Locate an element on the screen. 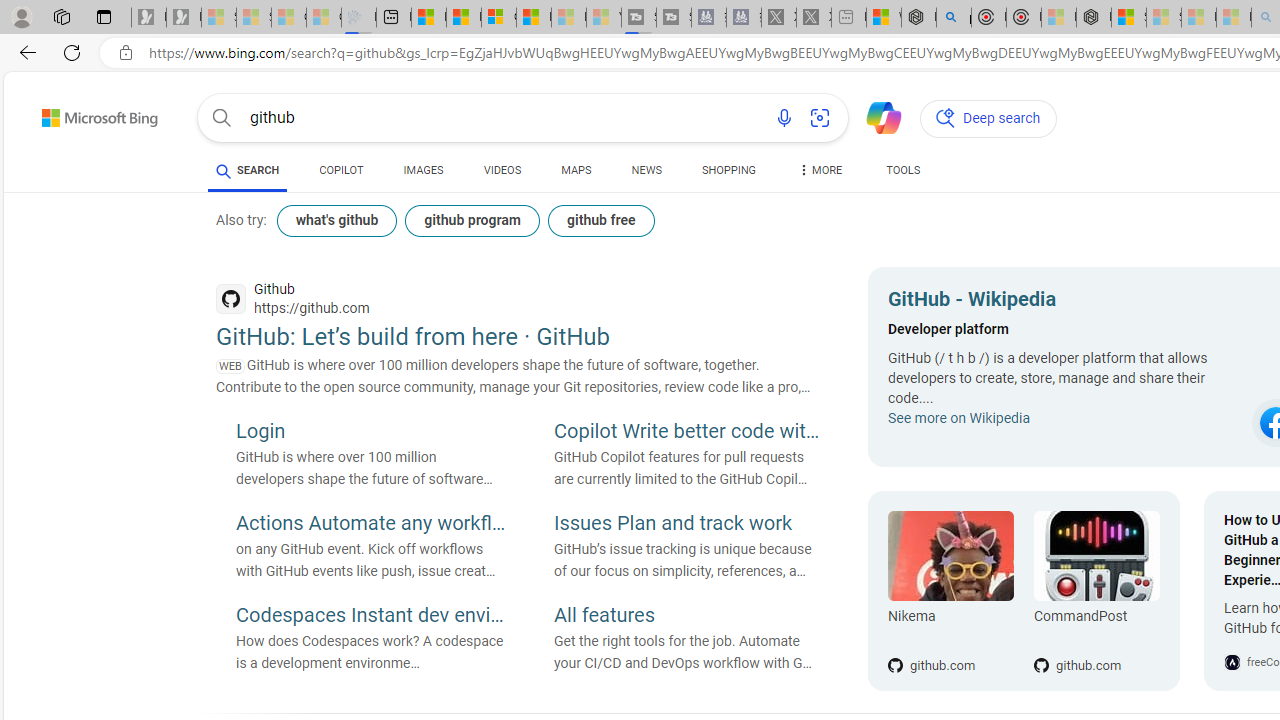 The width and height of the screenshot is (1280, 720). 'Newsletter Sign Up - Sleeping' is located at coordinates (183, 17).